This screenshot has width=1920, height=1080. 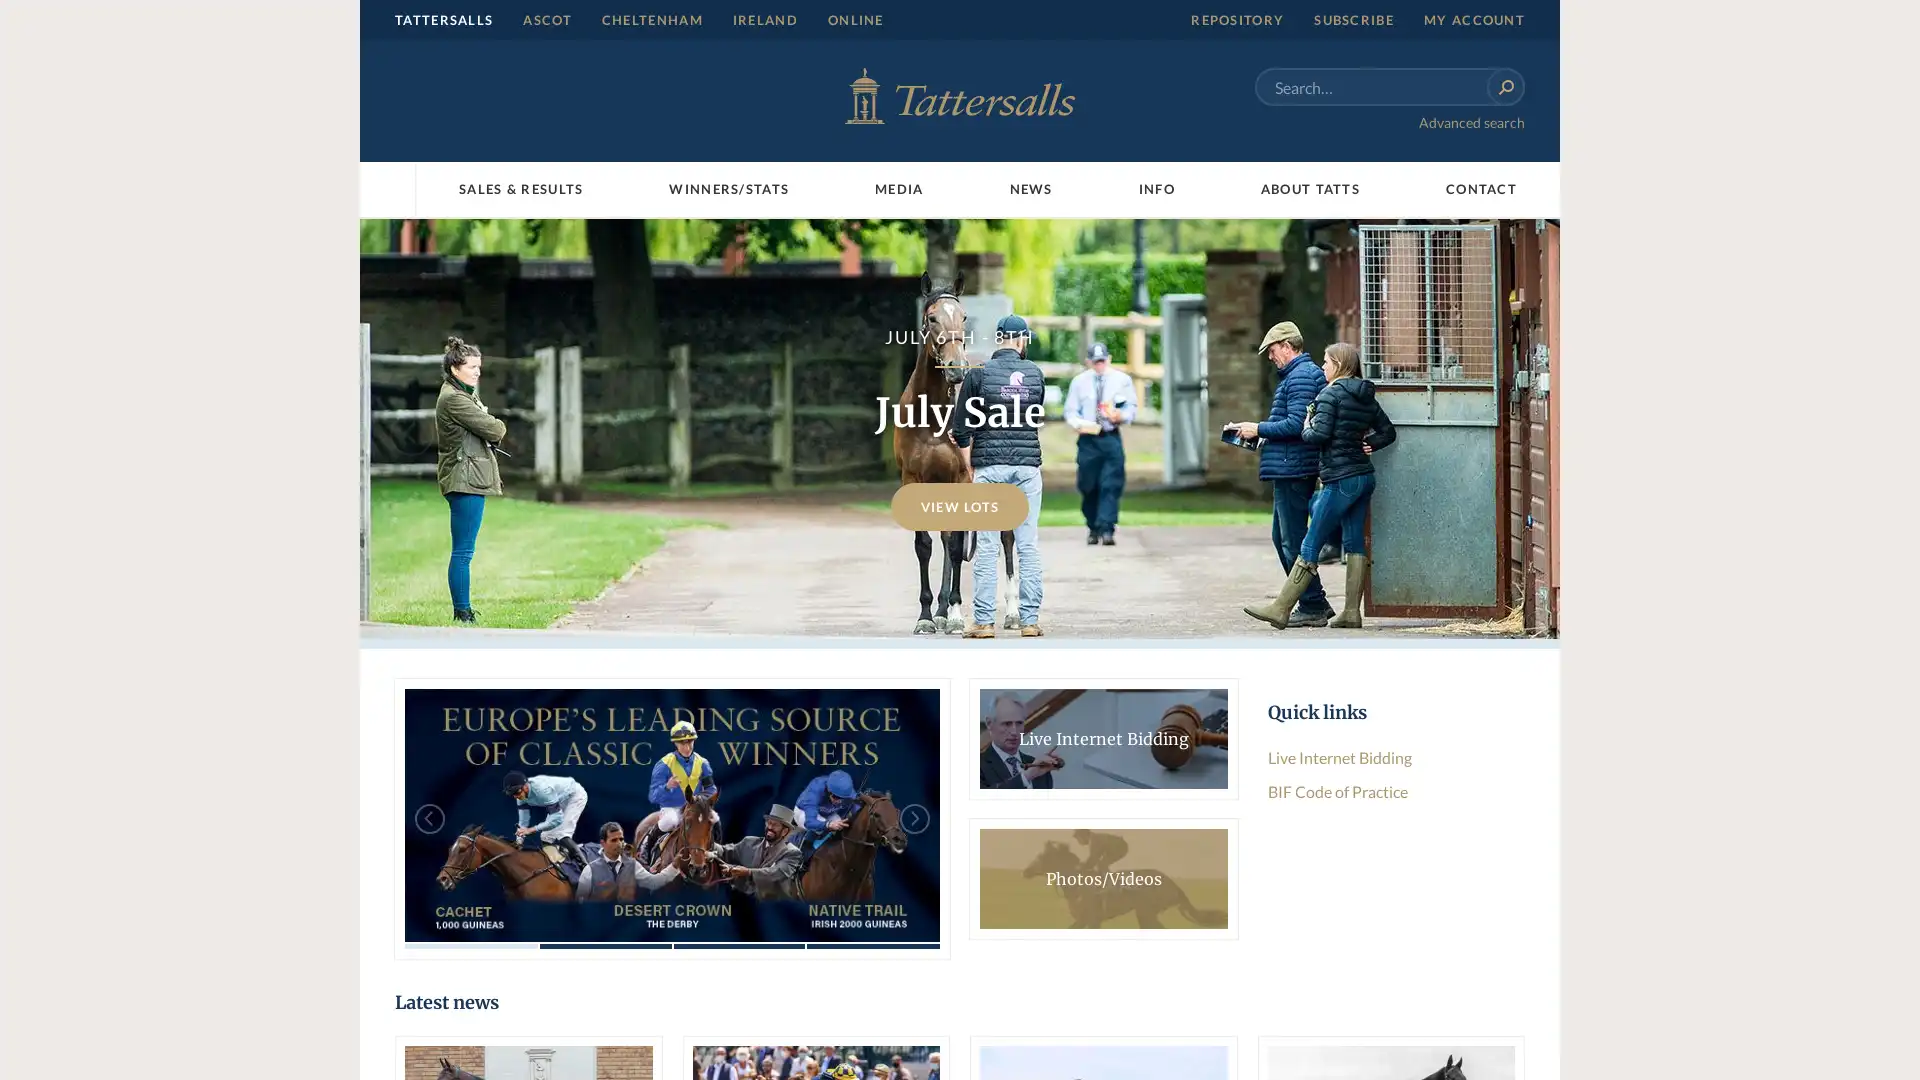 I want to click on Previous, so click(x=429, y=817).